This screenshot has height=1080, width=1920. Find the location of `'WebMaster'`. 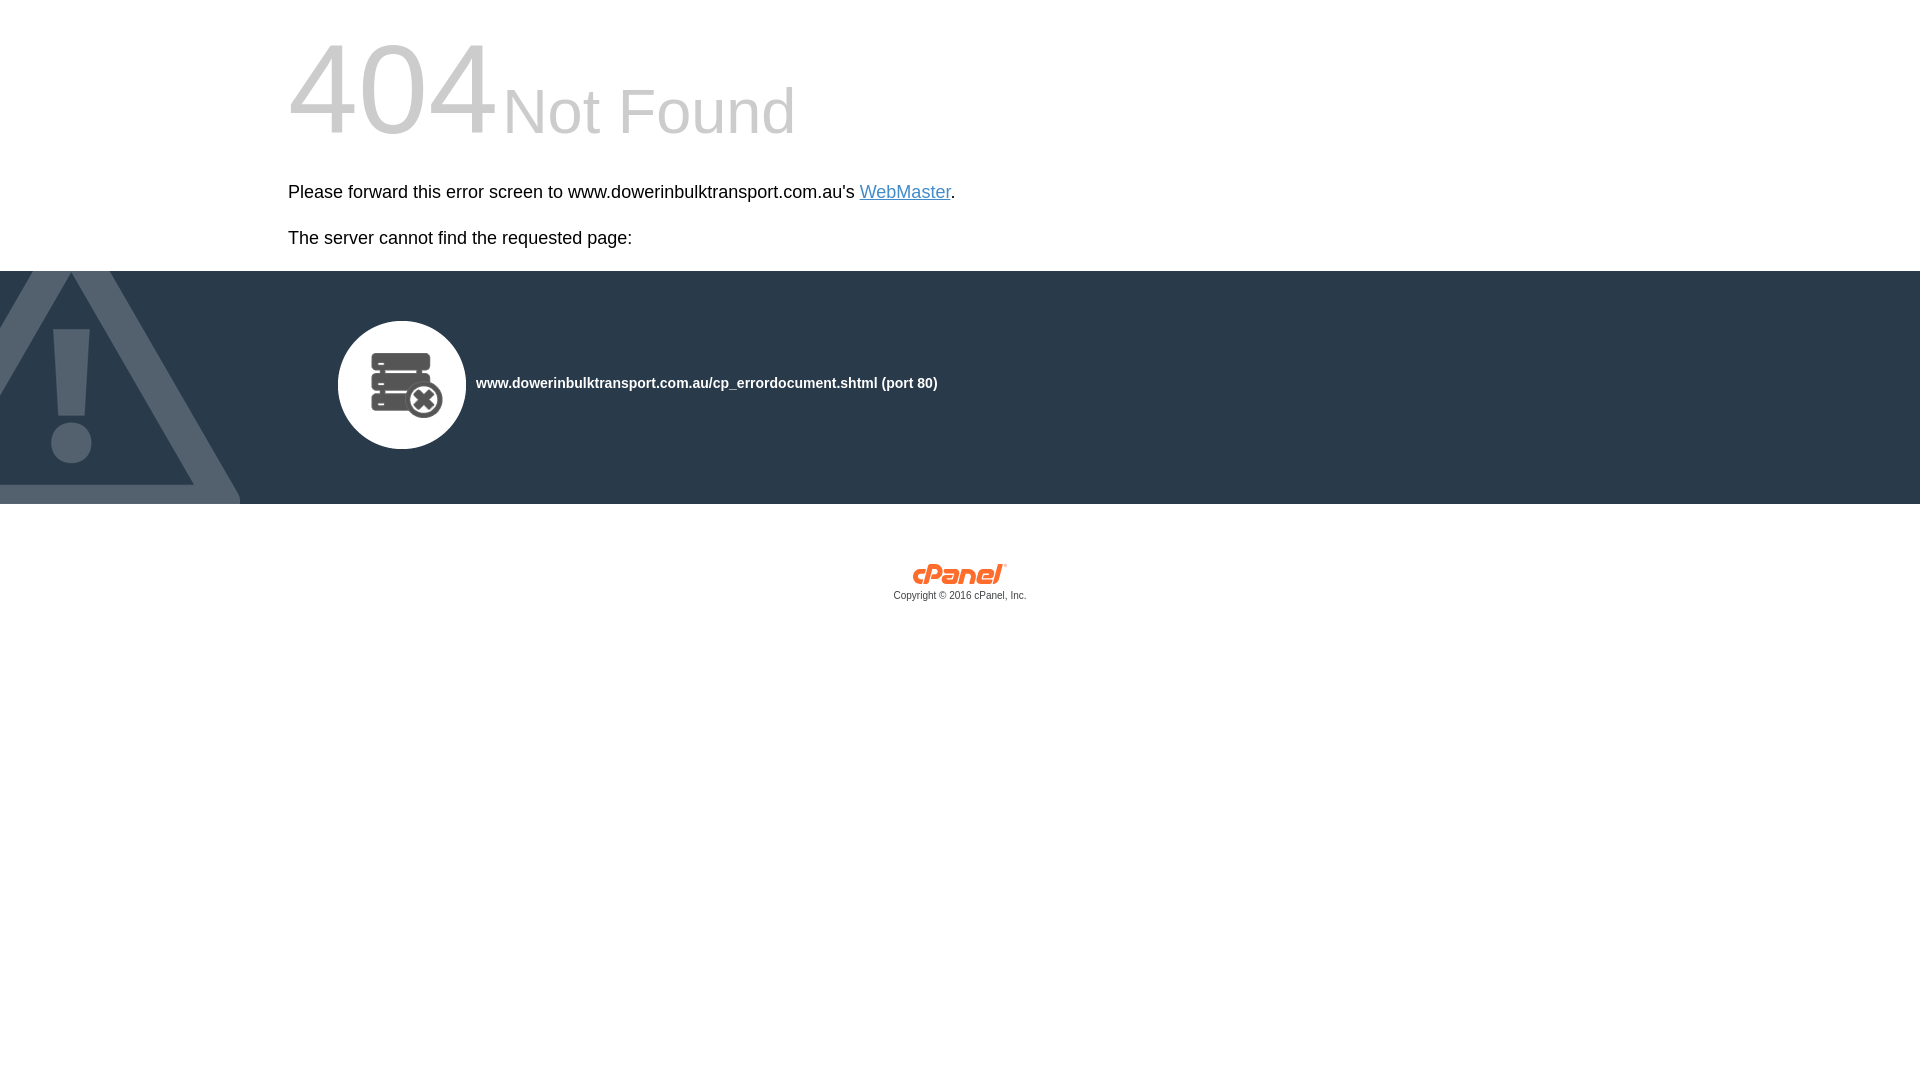

'WebMaster' is located at coordinates (904, 192).